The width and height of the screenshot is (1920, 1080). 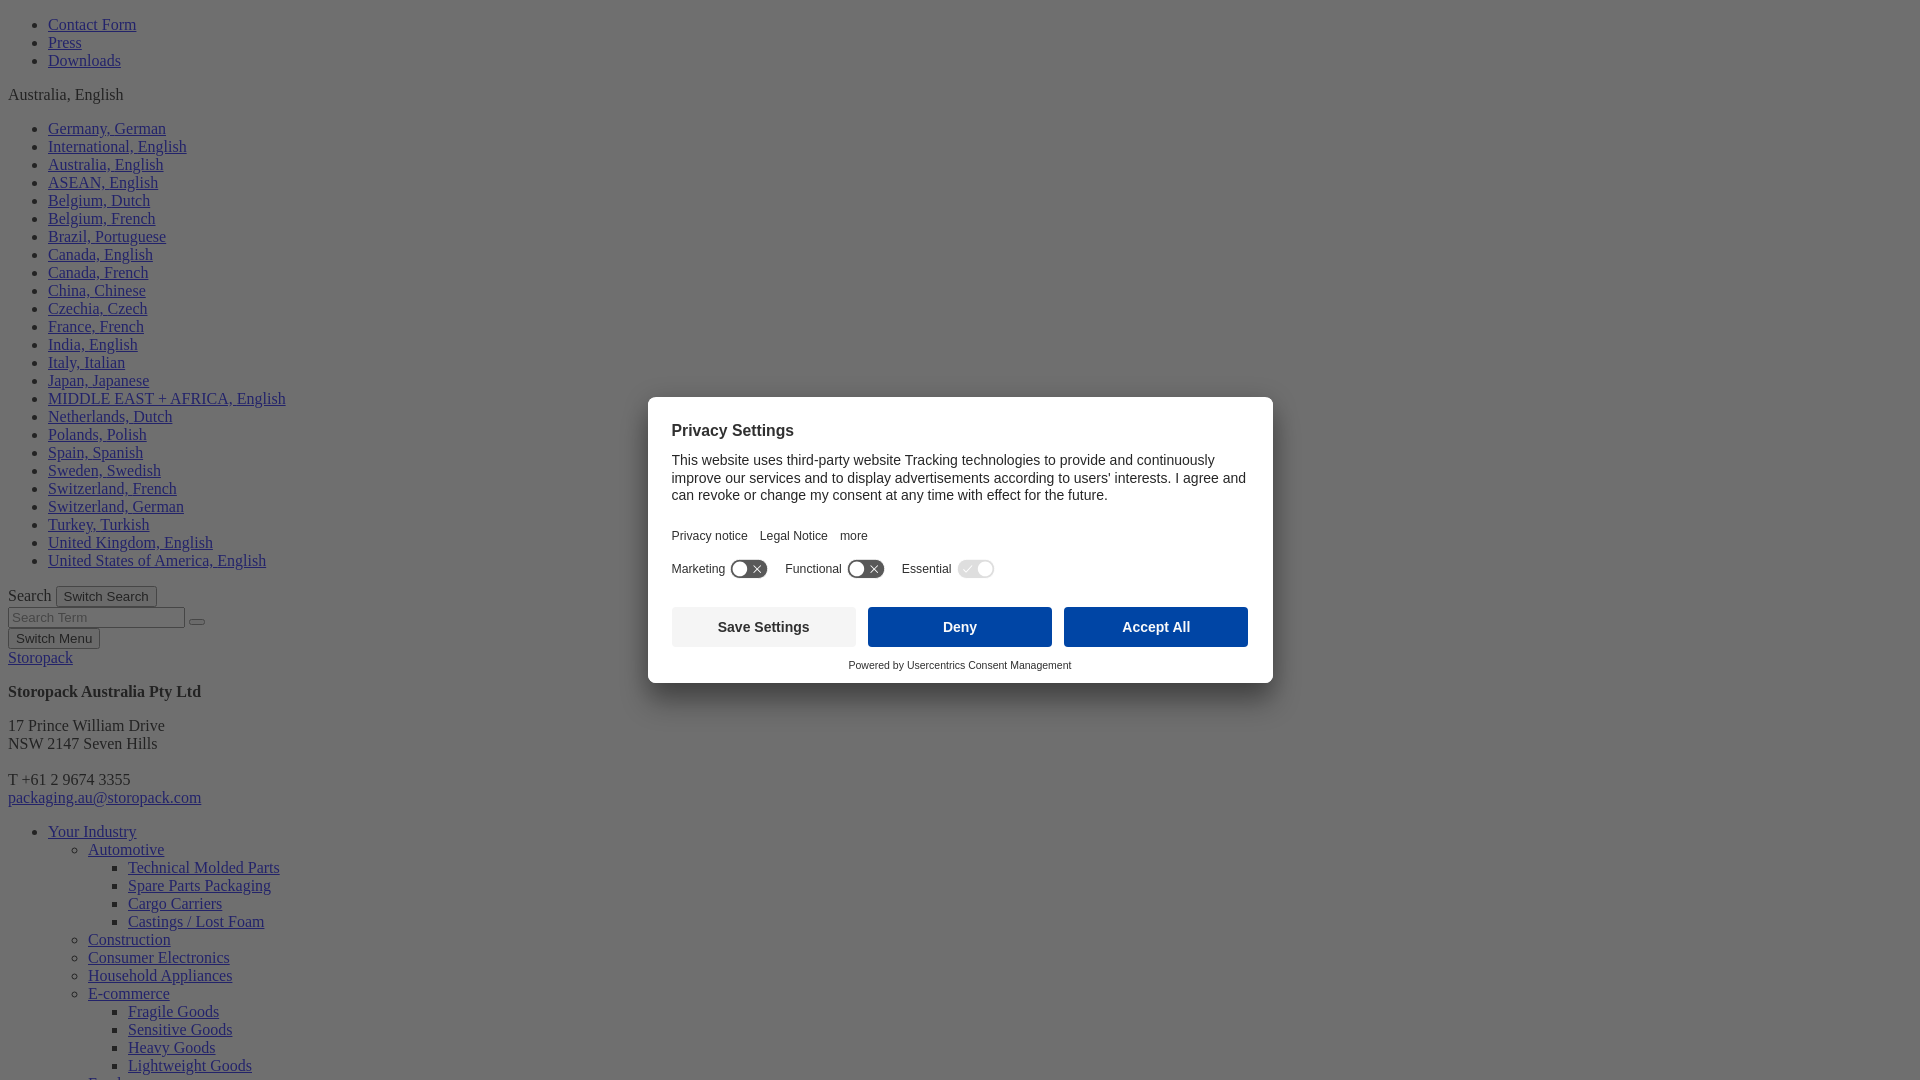 What do you see at coordinates (83, 59) in the screenshot?
I see `'Downloads'` at bounding box center [83, 59].